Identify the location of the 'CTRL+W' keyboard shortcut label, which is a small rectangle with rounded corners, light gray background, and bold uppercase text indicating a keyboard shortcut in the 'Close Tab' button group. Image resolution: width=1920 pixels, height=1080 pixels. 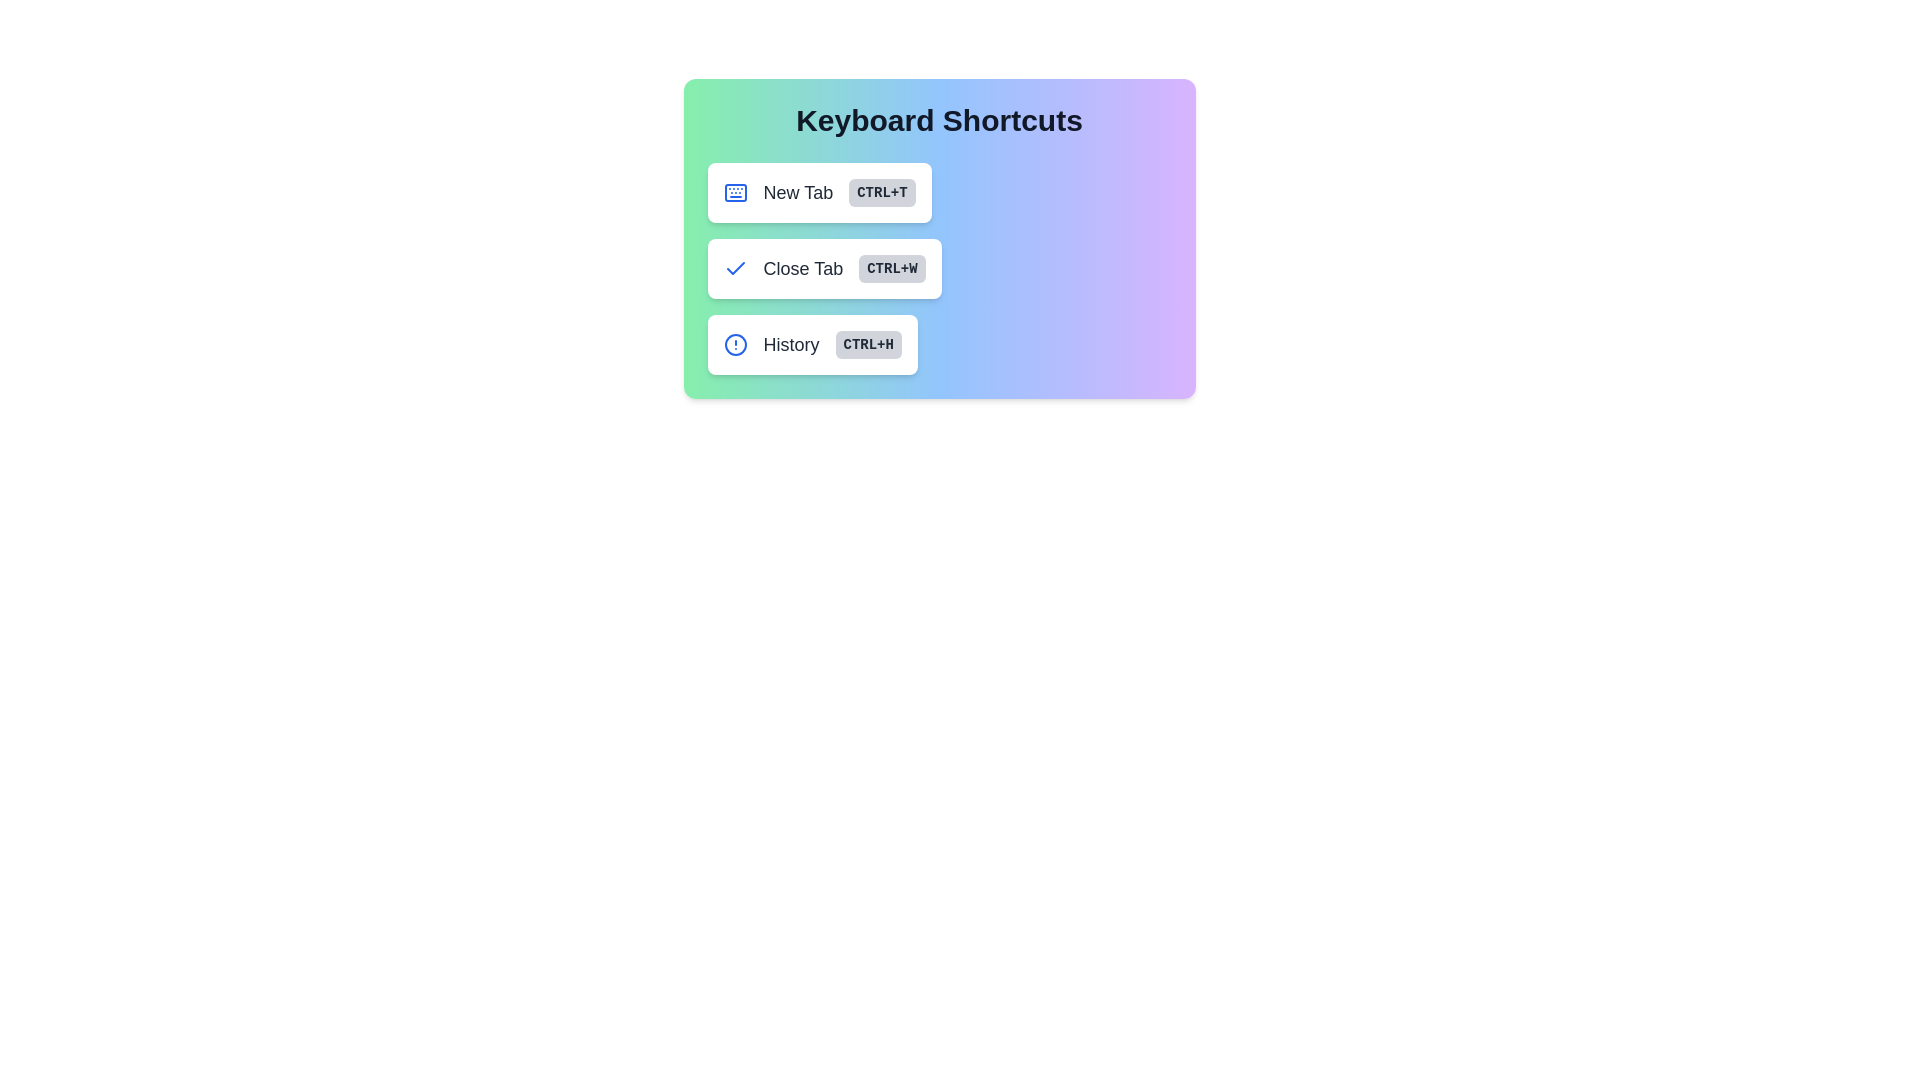
(891, 268).